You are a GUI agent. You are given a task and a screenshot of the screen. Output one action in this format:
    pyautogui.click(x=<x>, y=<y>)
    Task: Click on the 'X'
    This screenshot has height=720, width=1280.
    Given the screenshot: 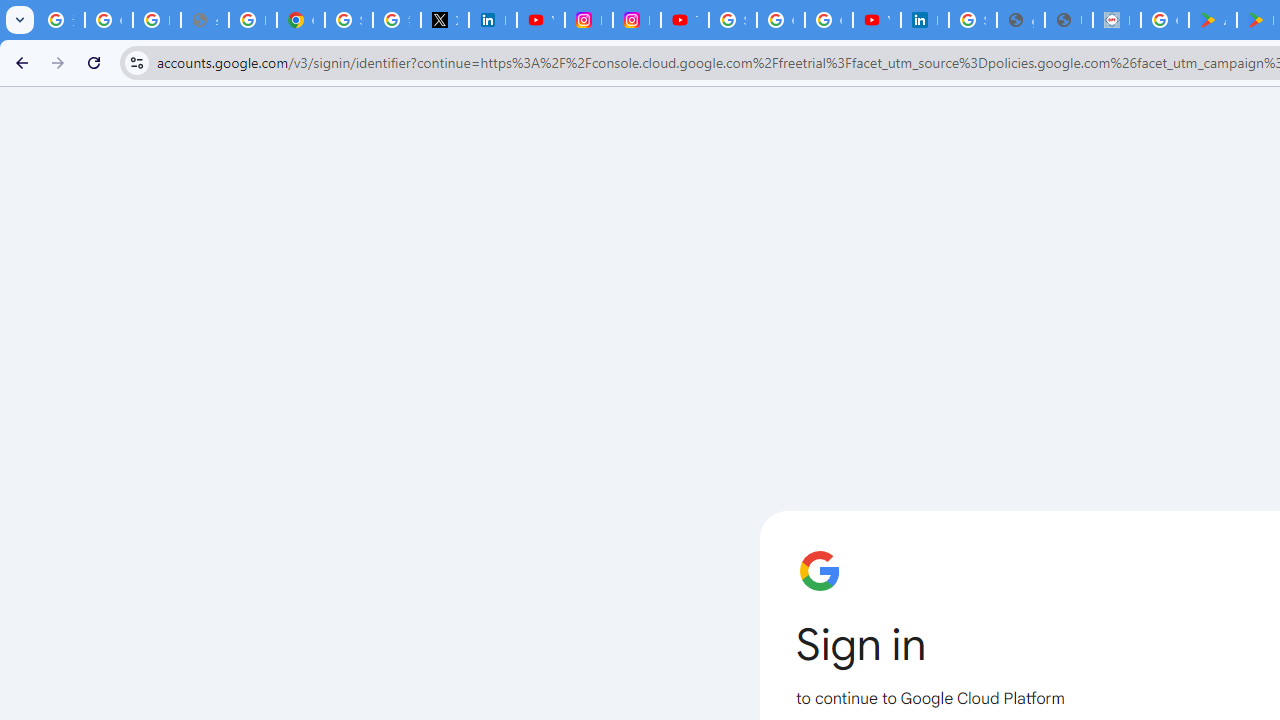 What is the action you would take?
    pyautogui.click(x=443, y=20)
    